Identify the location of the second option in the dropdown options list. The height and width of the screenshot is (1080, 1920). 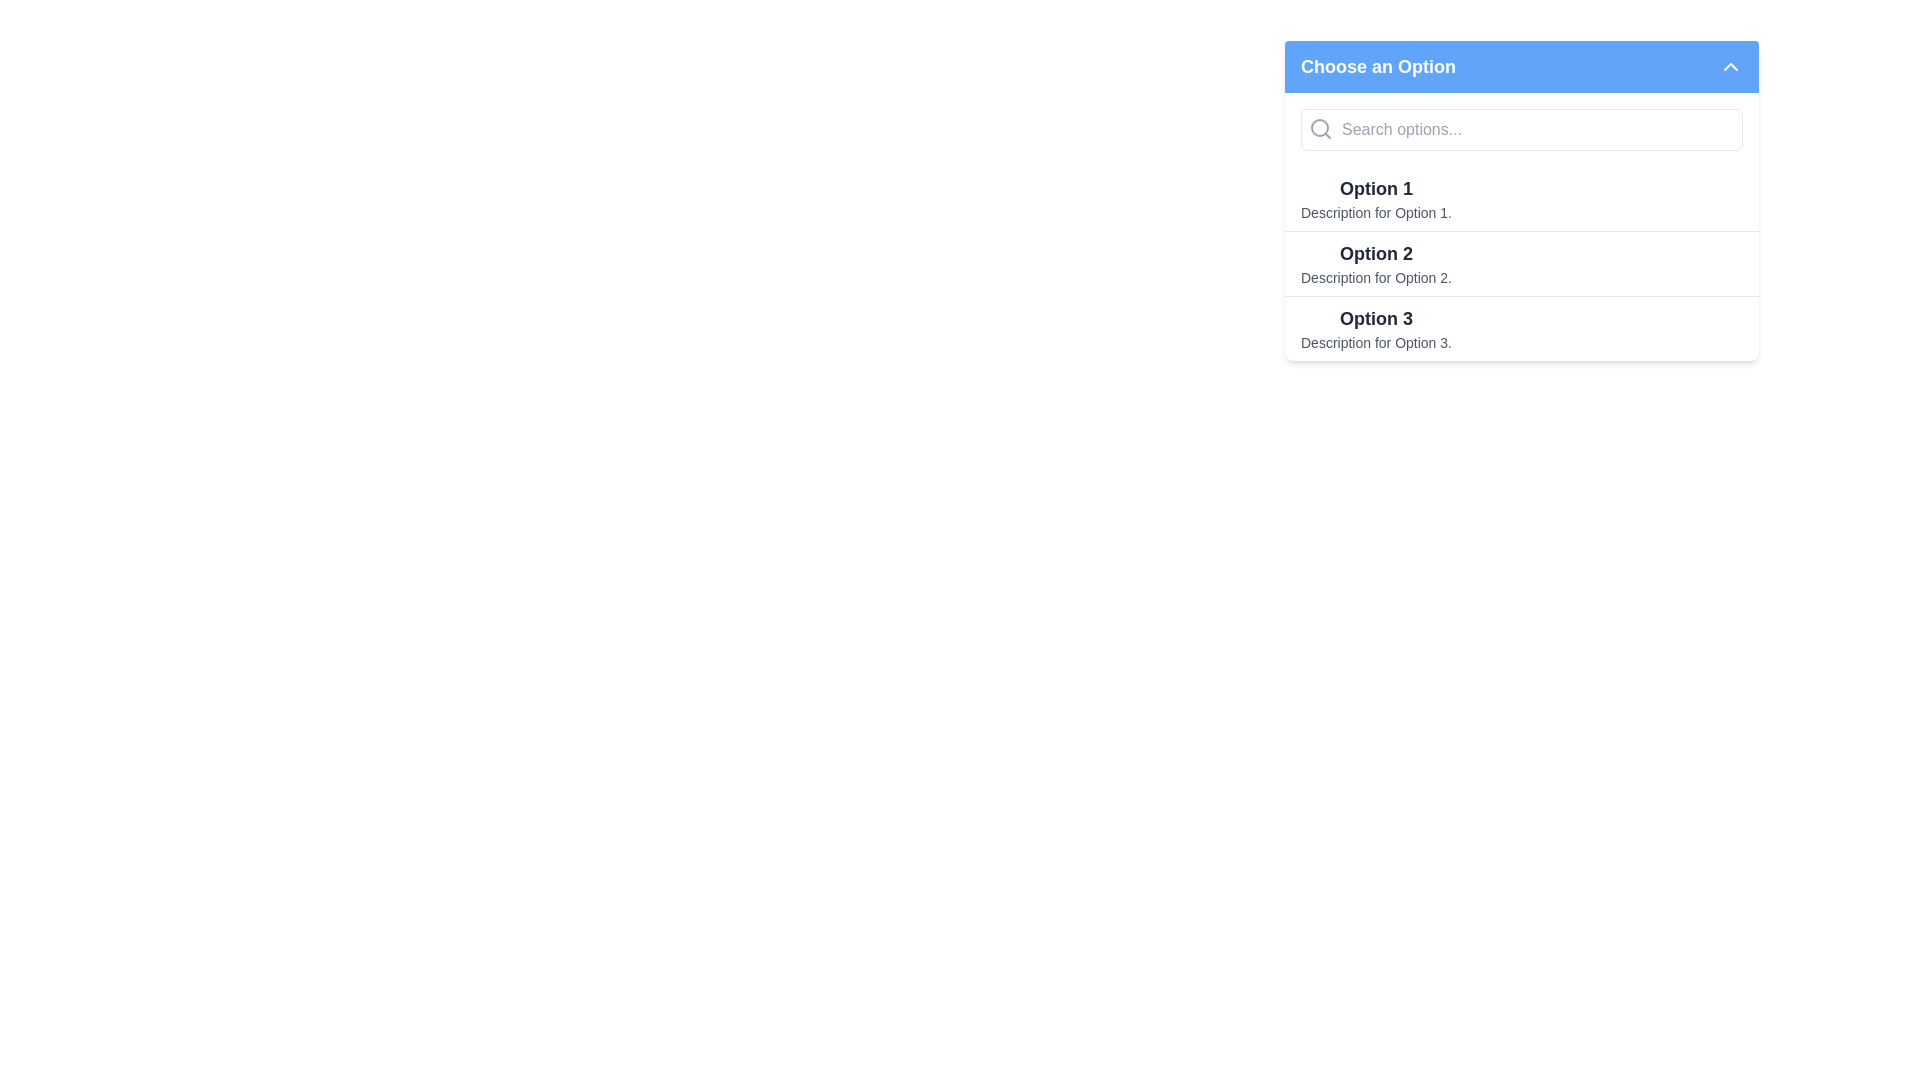
(1520, 226).